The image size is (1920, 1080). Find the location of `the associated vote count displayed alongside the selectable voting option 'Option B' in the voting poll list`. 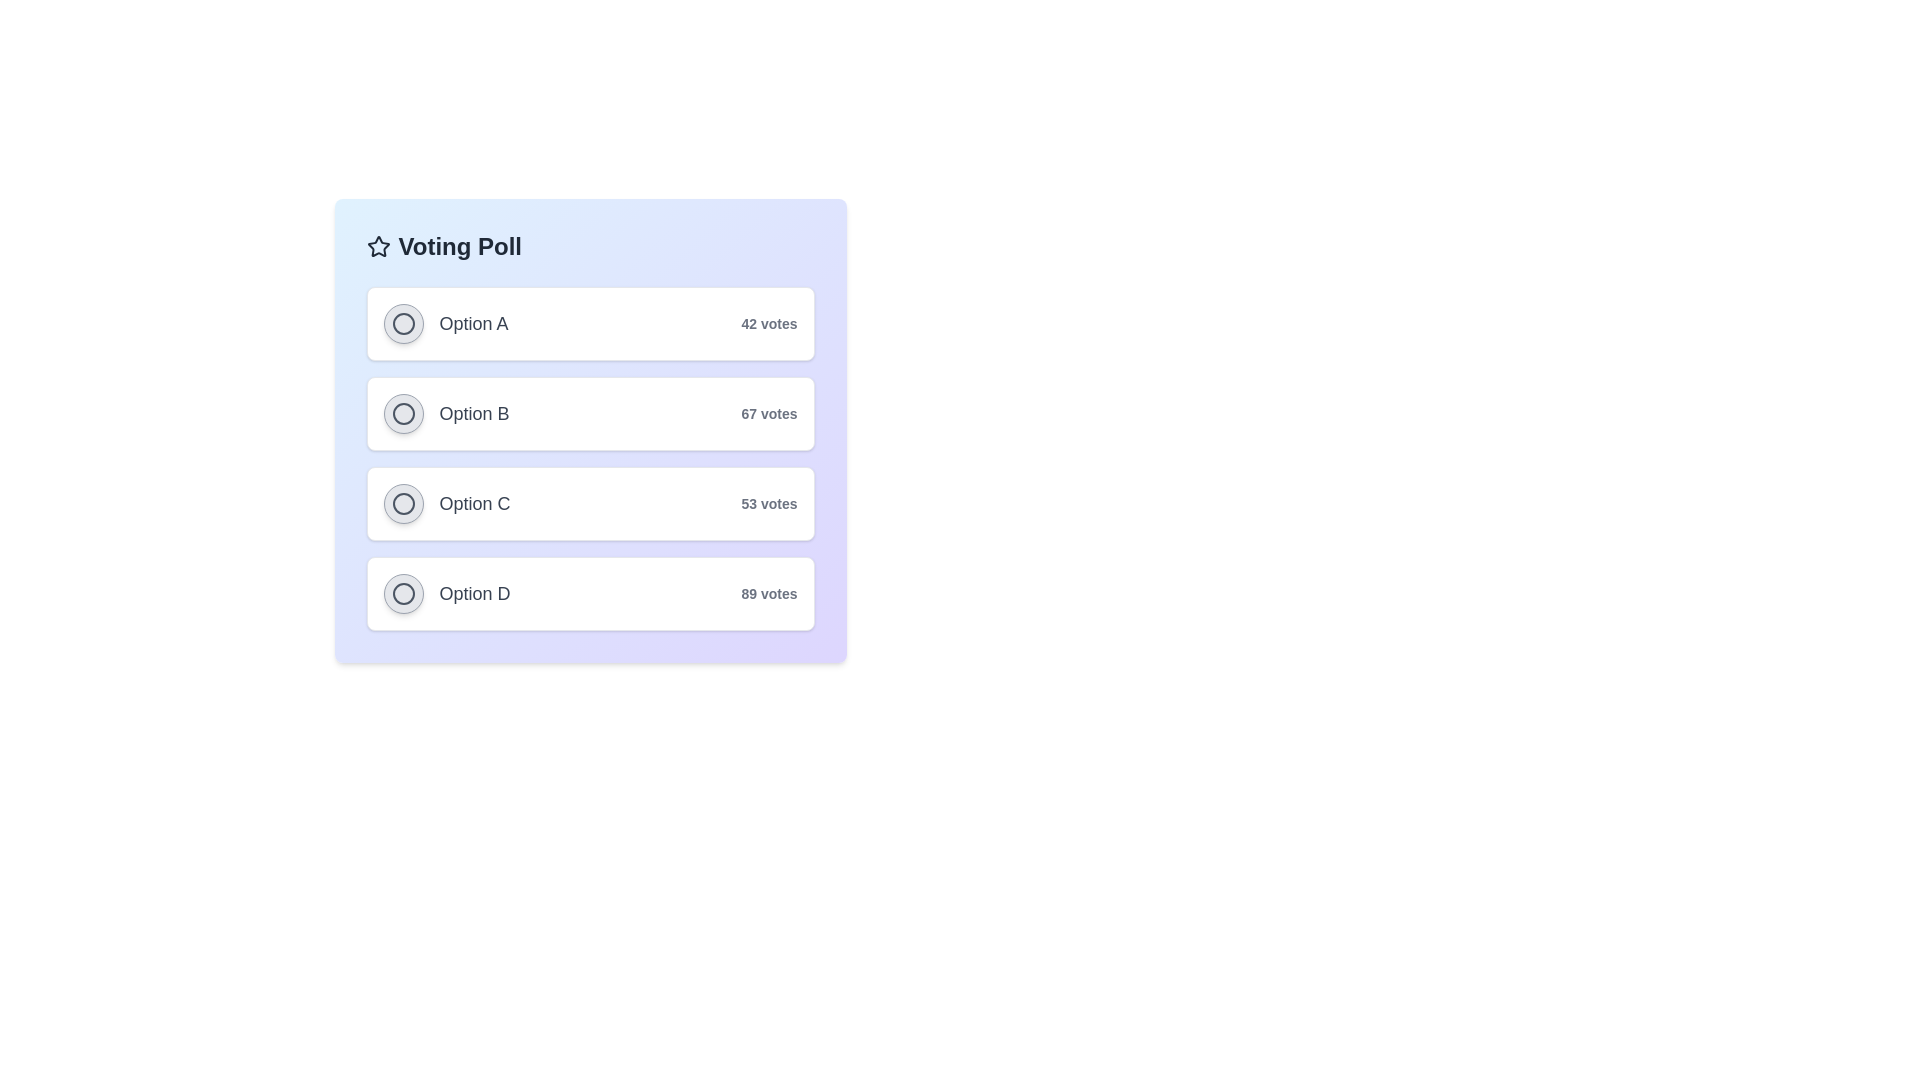

the associated vote count displayed alongside the selectable voting option 'Option B' in the voting poll list is located at coordinates (589, 430).